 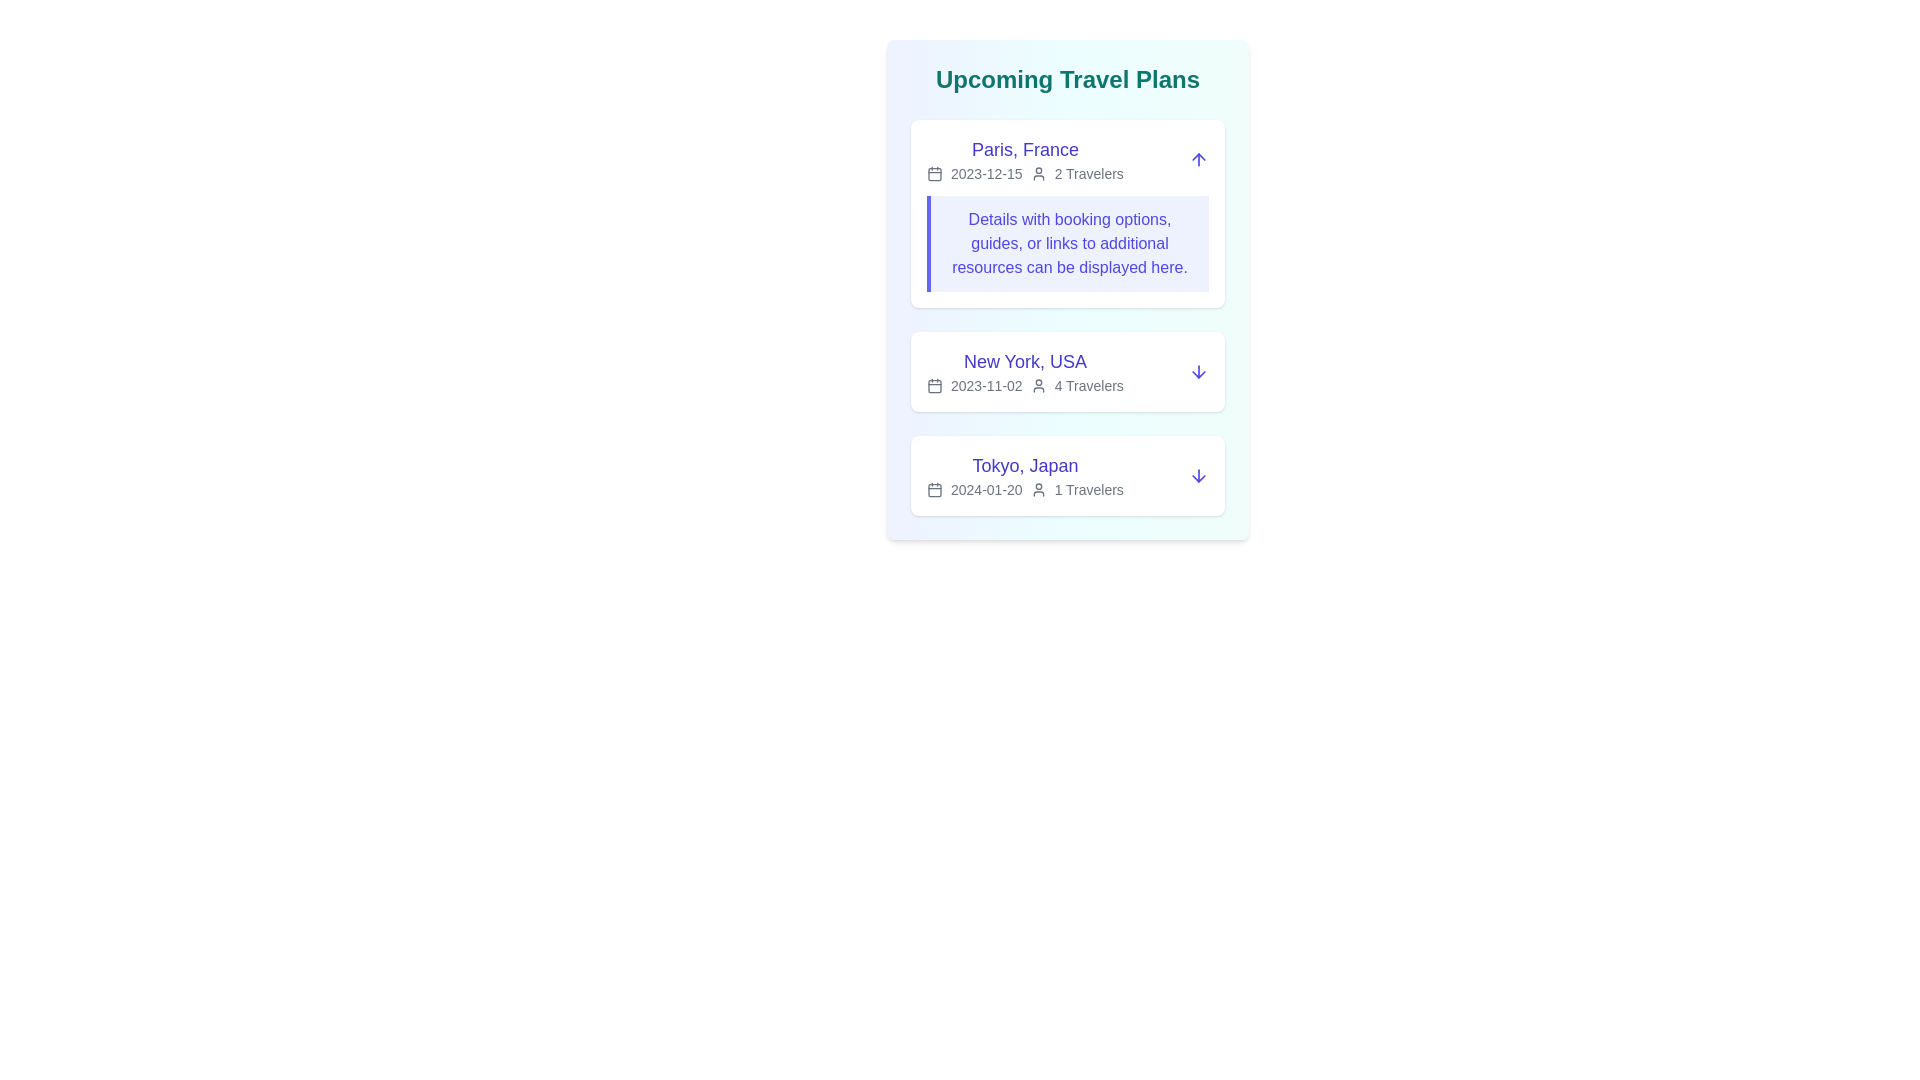 What do you see at coordinates (934, 489) in the screenshot?
I see `the icon associated with Tokyo, Japan to examine it` at bounding box center [934, 489].